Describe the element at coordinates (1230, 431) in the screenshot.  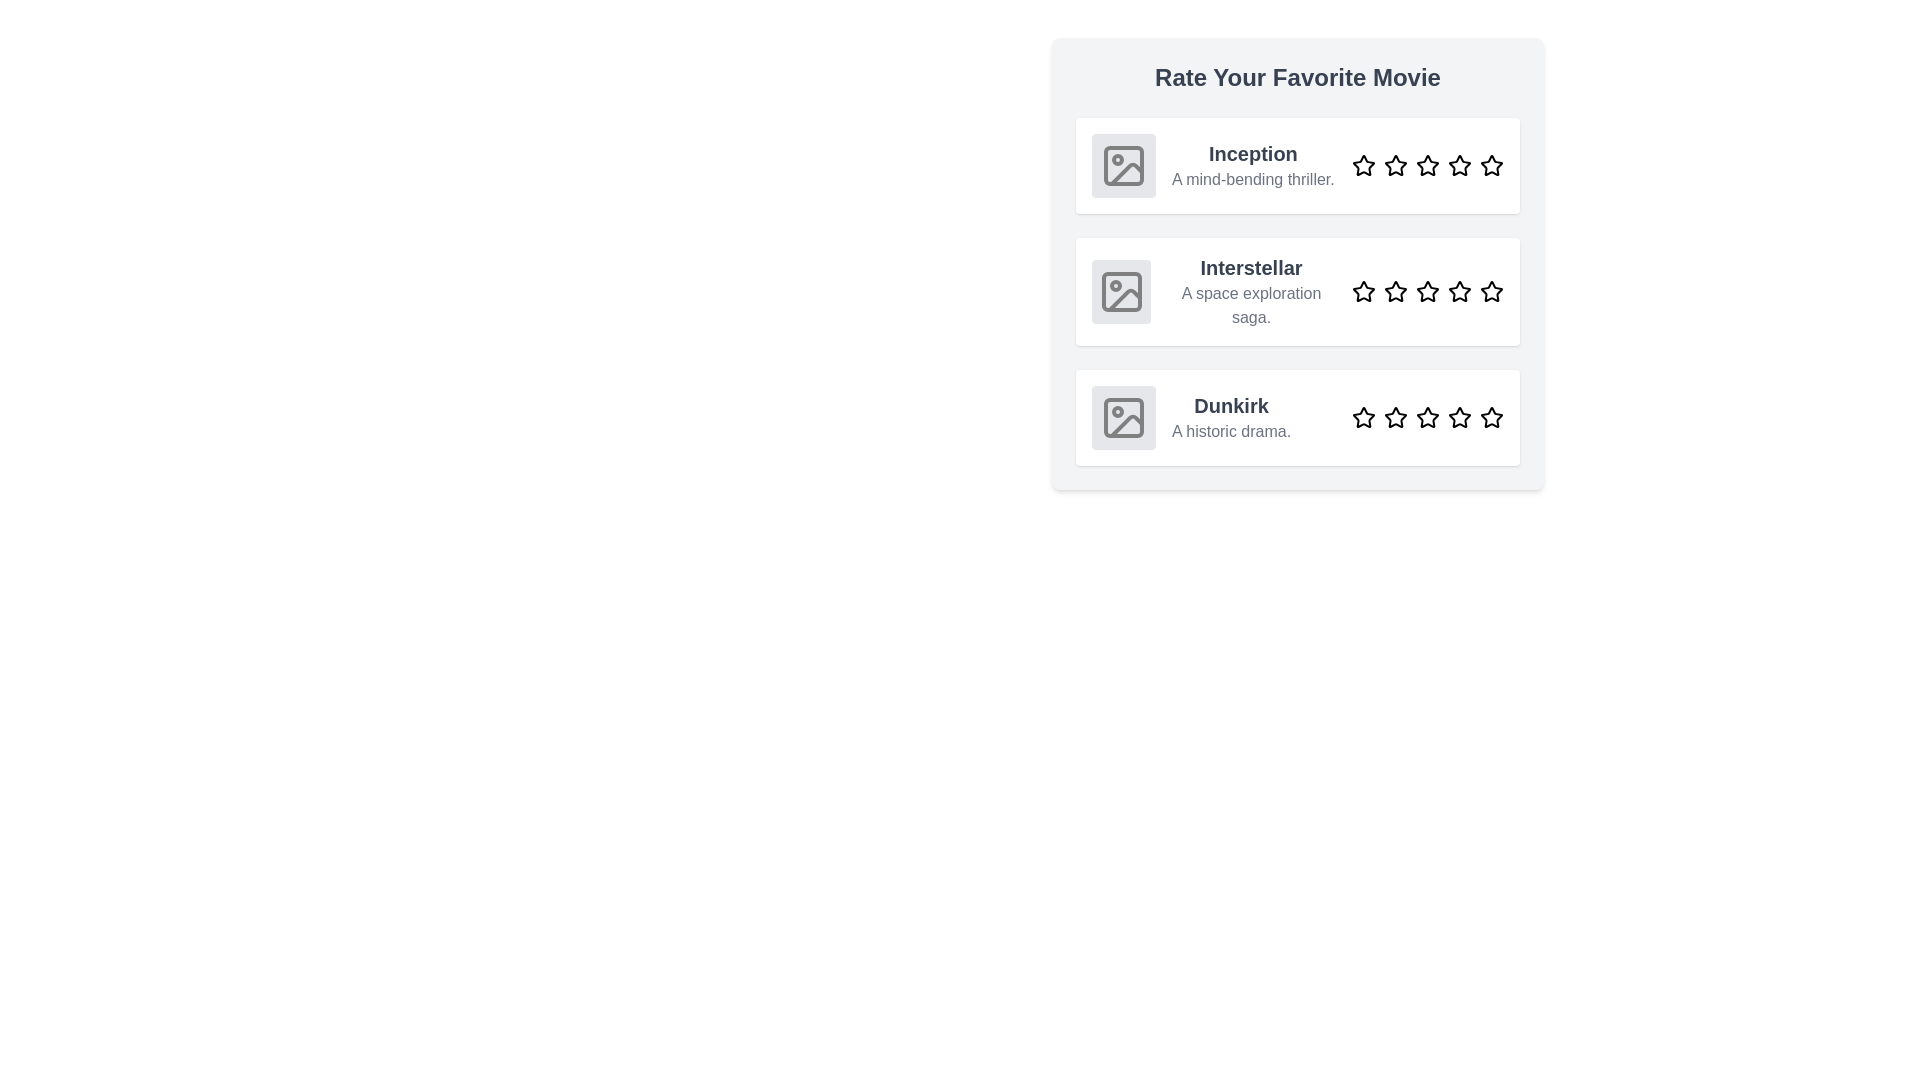
I see `the text label displaying 'A historic drama.' located below the title 'Dunkirk'` at that location.